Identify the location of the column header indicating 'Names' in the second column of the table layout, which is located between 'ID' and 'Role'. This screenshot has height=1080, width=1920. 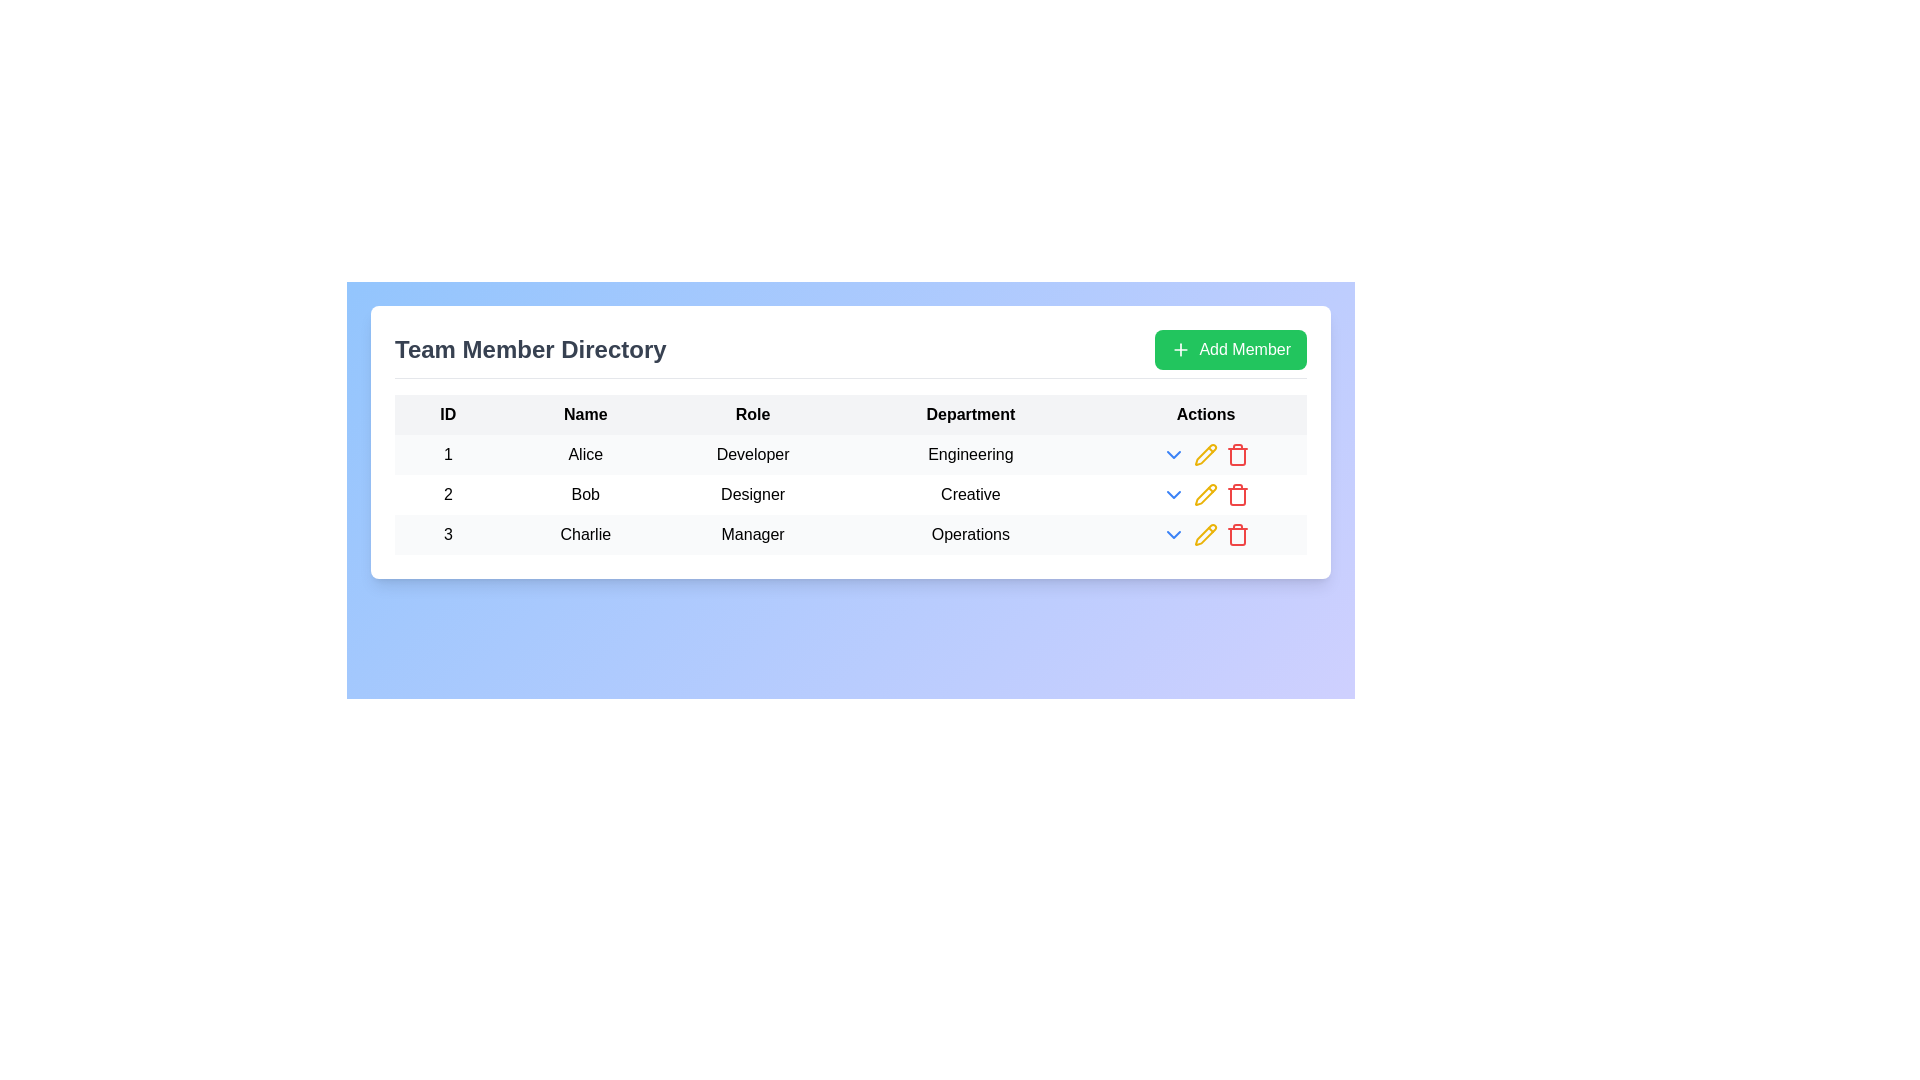
(584, 414).